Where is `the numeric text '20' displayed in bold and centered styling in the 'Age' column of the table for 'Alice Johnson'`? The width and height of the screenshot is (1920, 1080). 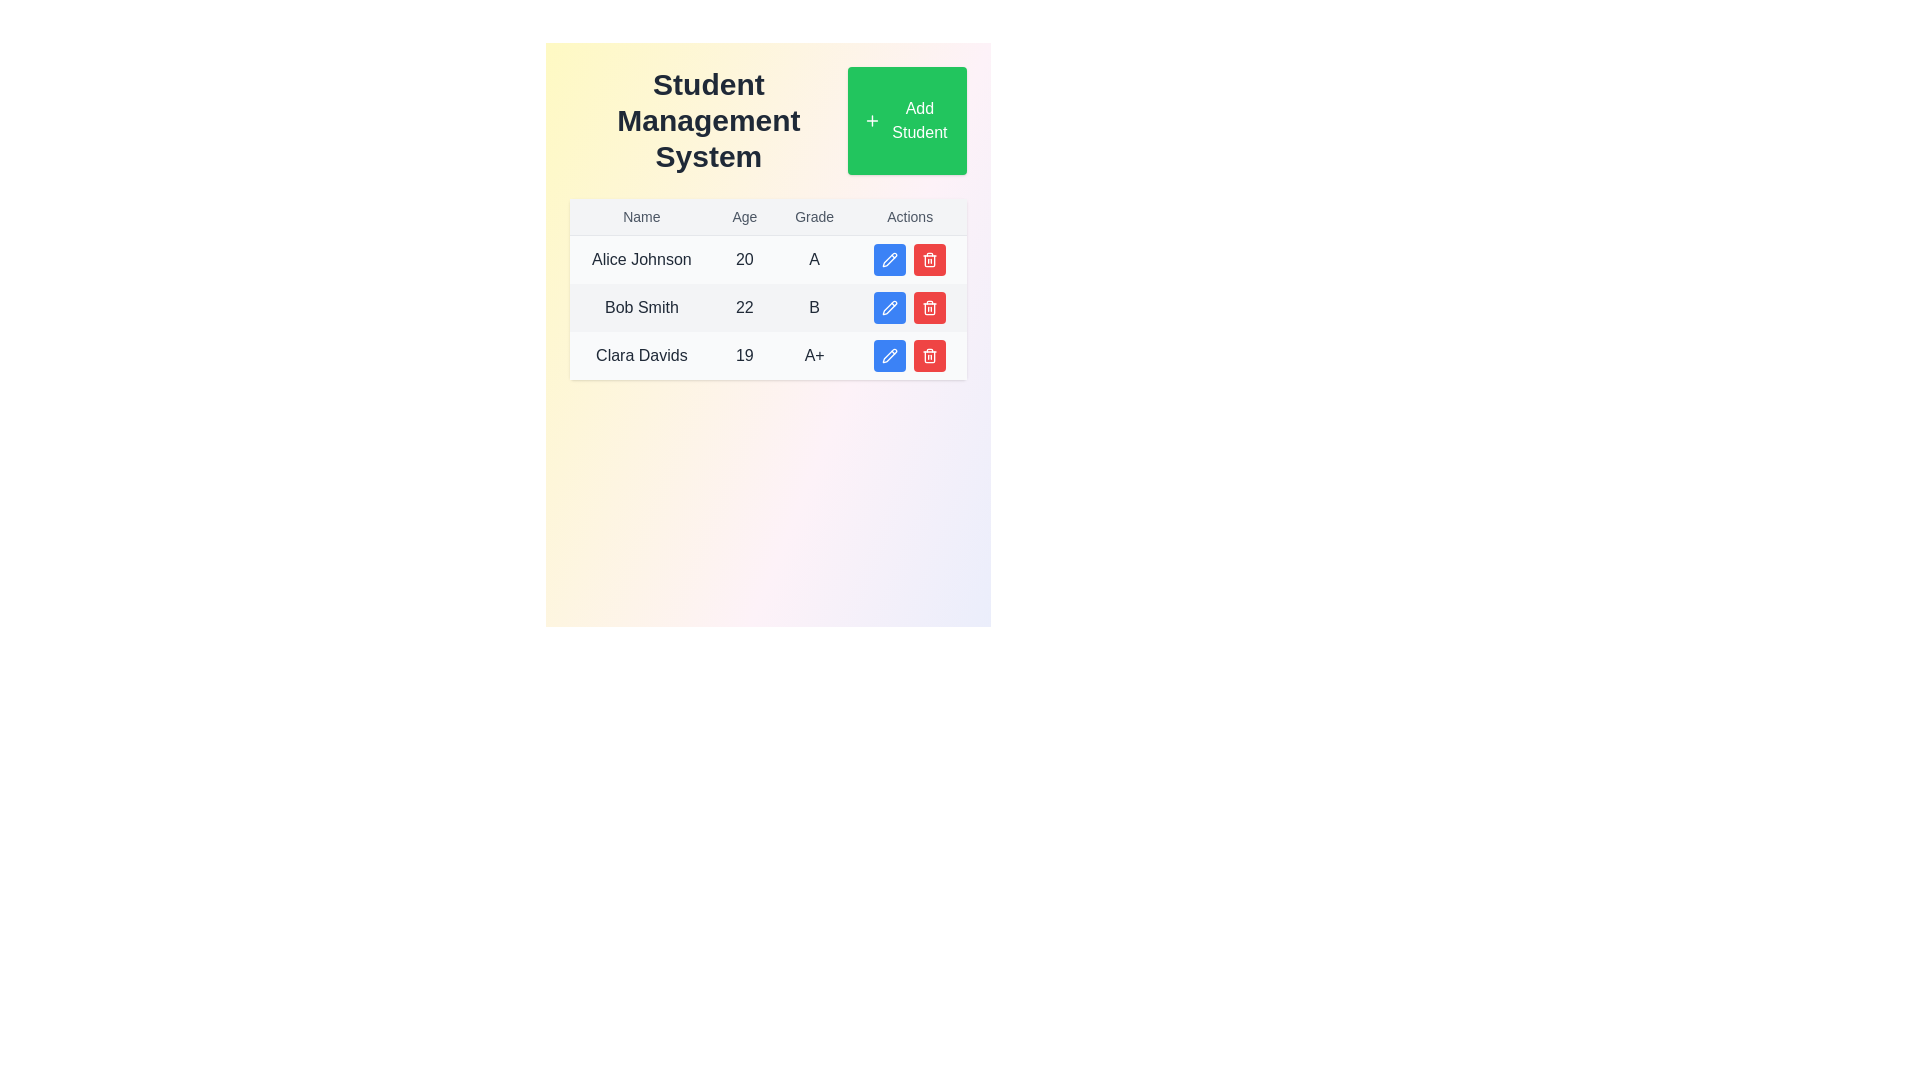
the numeric text '20' displayed in bold and centered styling in the 'Age' column of the table for 'Alice Johnson' is located at coordinates (743, 258).